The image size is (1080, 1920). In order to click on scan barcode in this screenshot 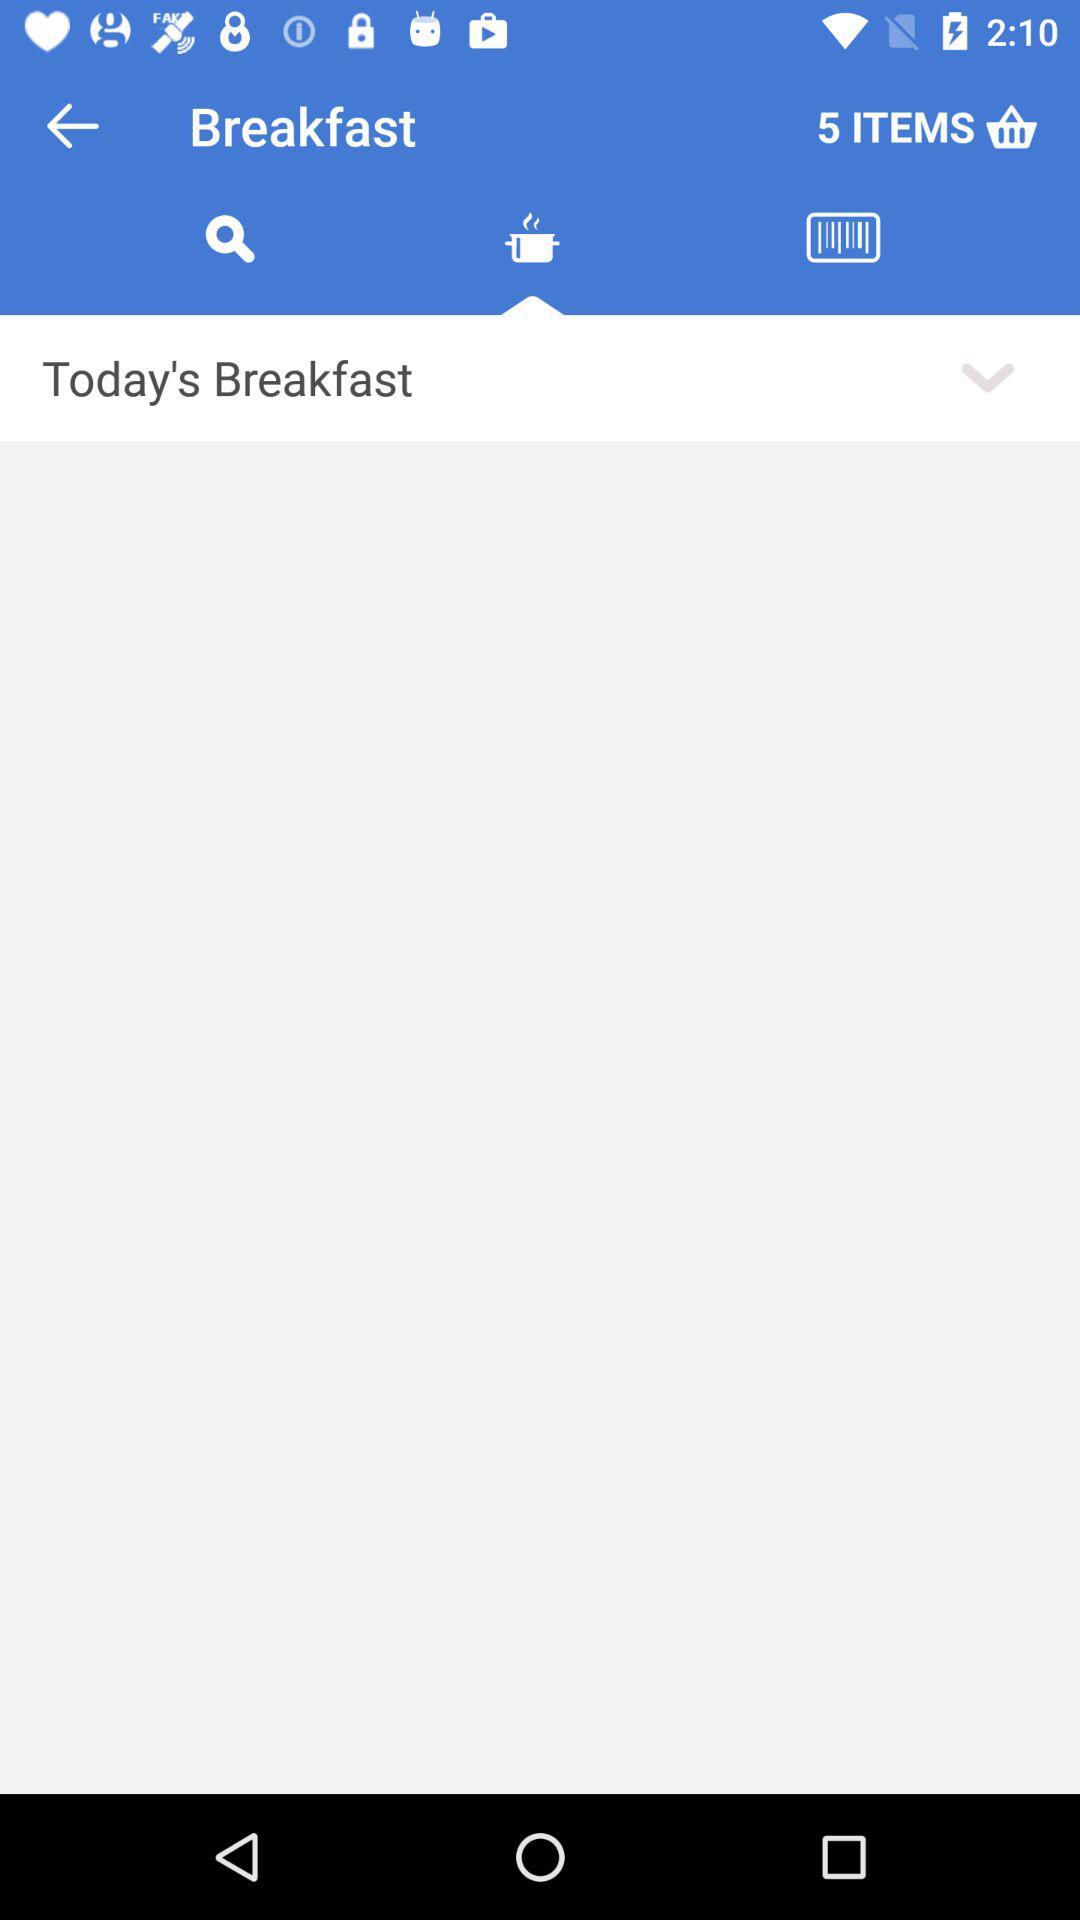, I will do `click(843, 261)`.